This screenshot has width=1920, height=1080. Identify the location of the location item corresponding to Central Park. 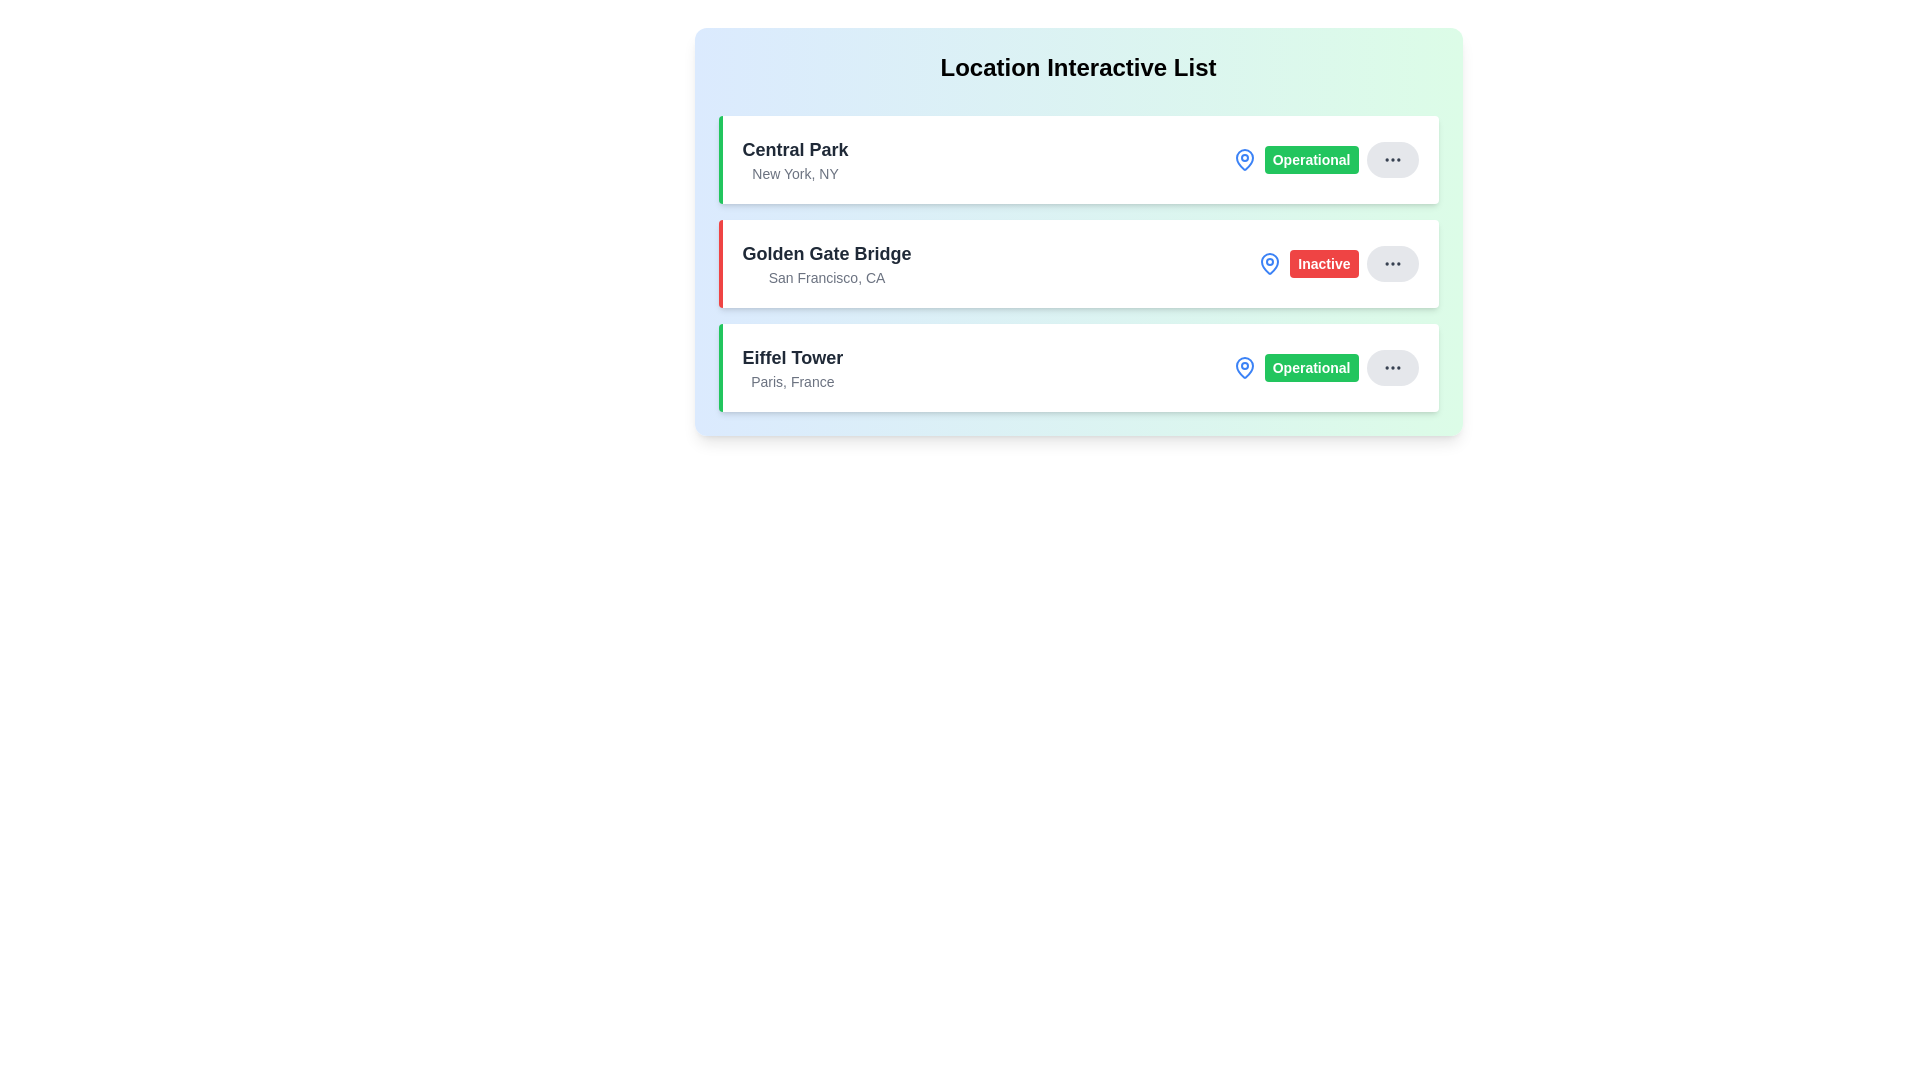
(1077, 158).